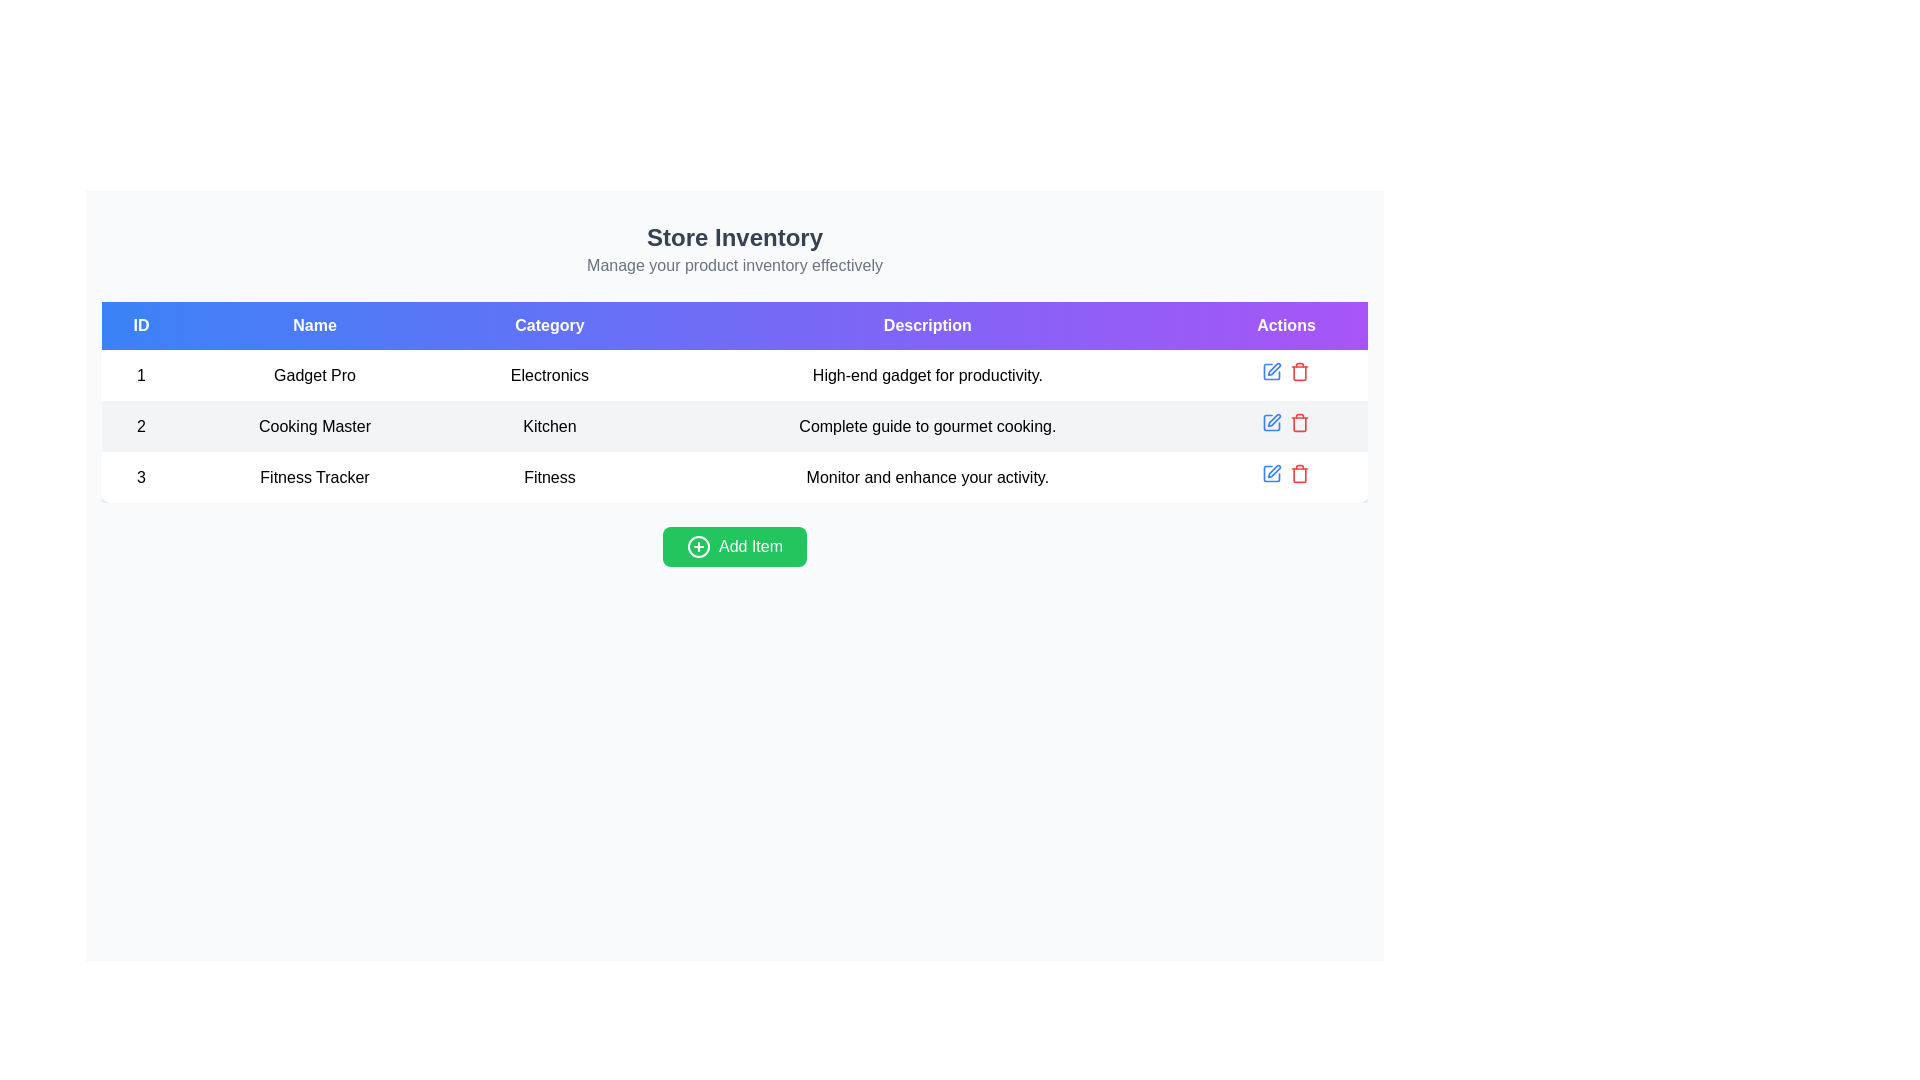  Describe the element at coordinates (314, 425) in the screenshot. I see `the Text label located in the second column of the second row of the table, positioned between '2' and 'Kitchen'` at that location.